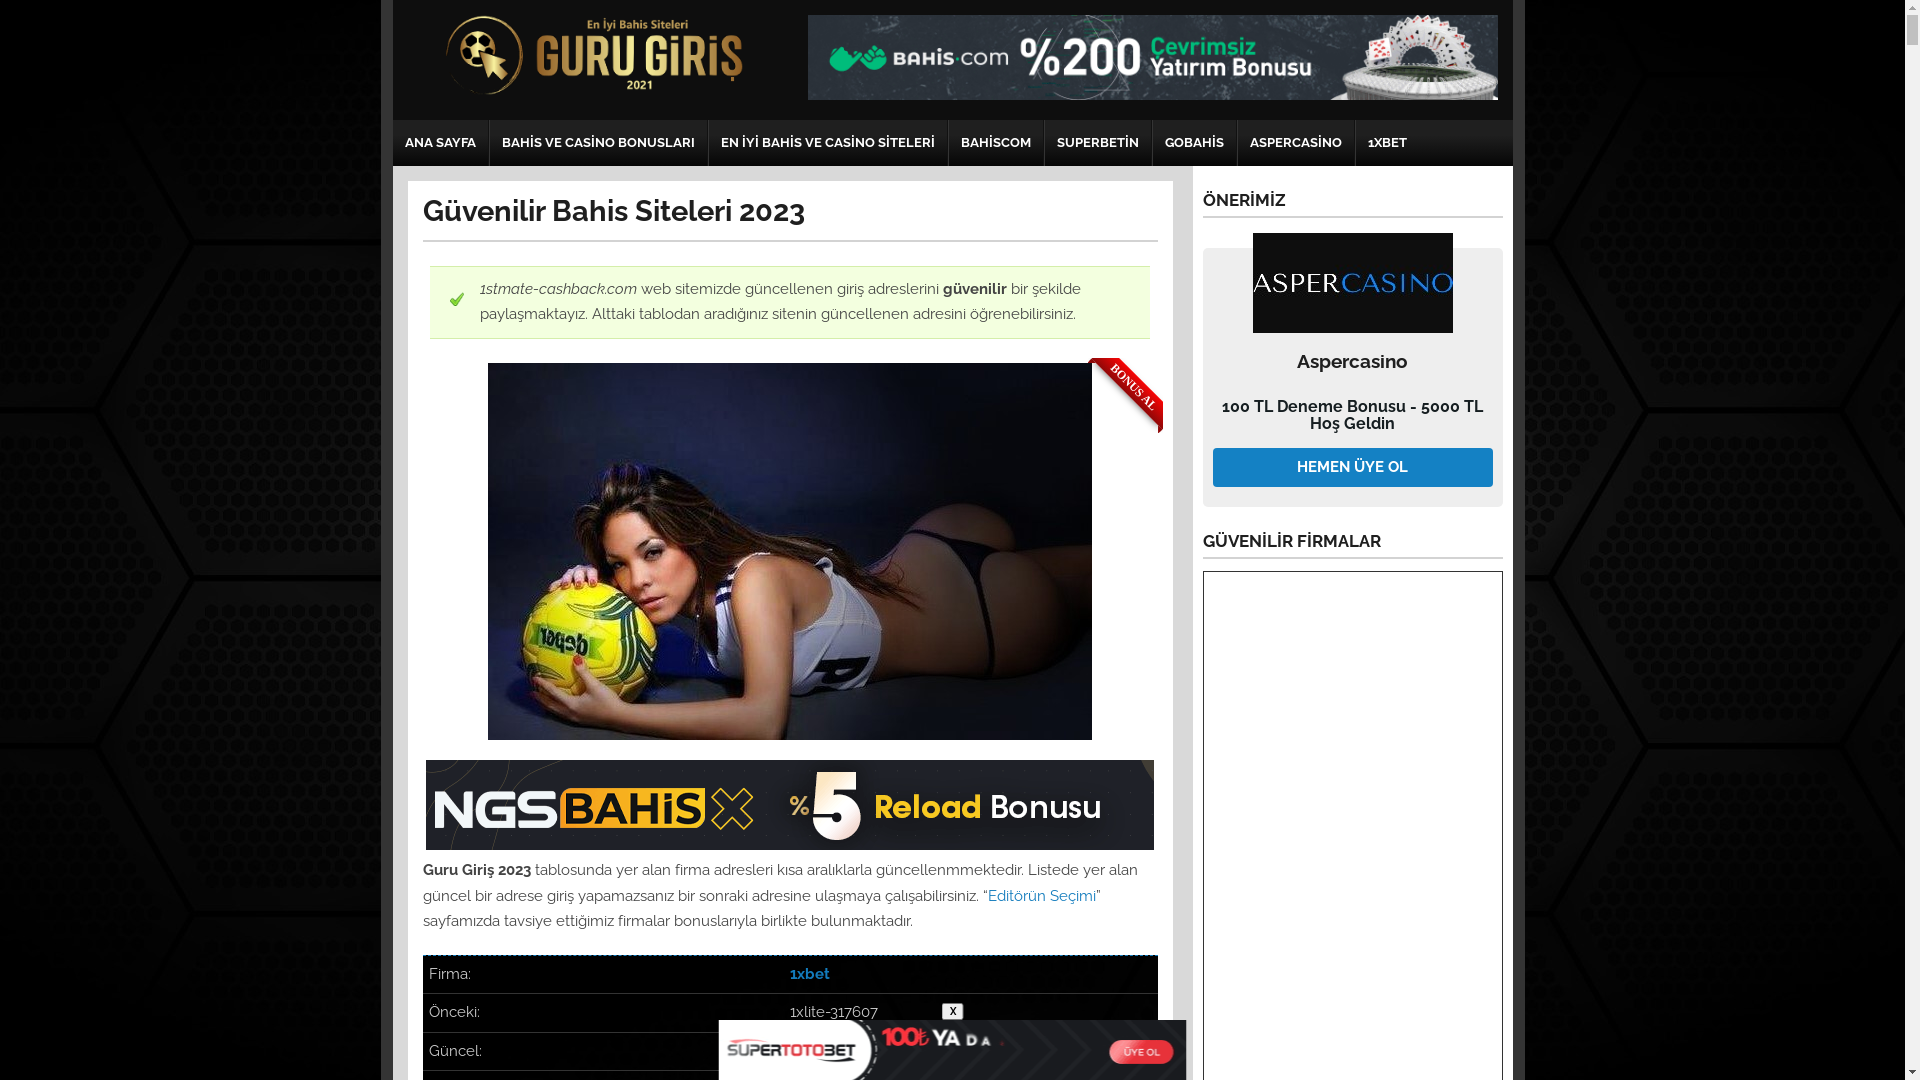 Image resolution: width=1920 pixels, height=1080 pixels. I want to click on 'BAHISCOM', so click(994, 141).